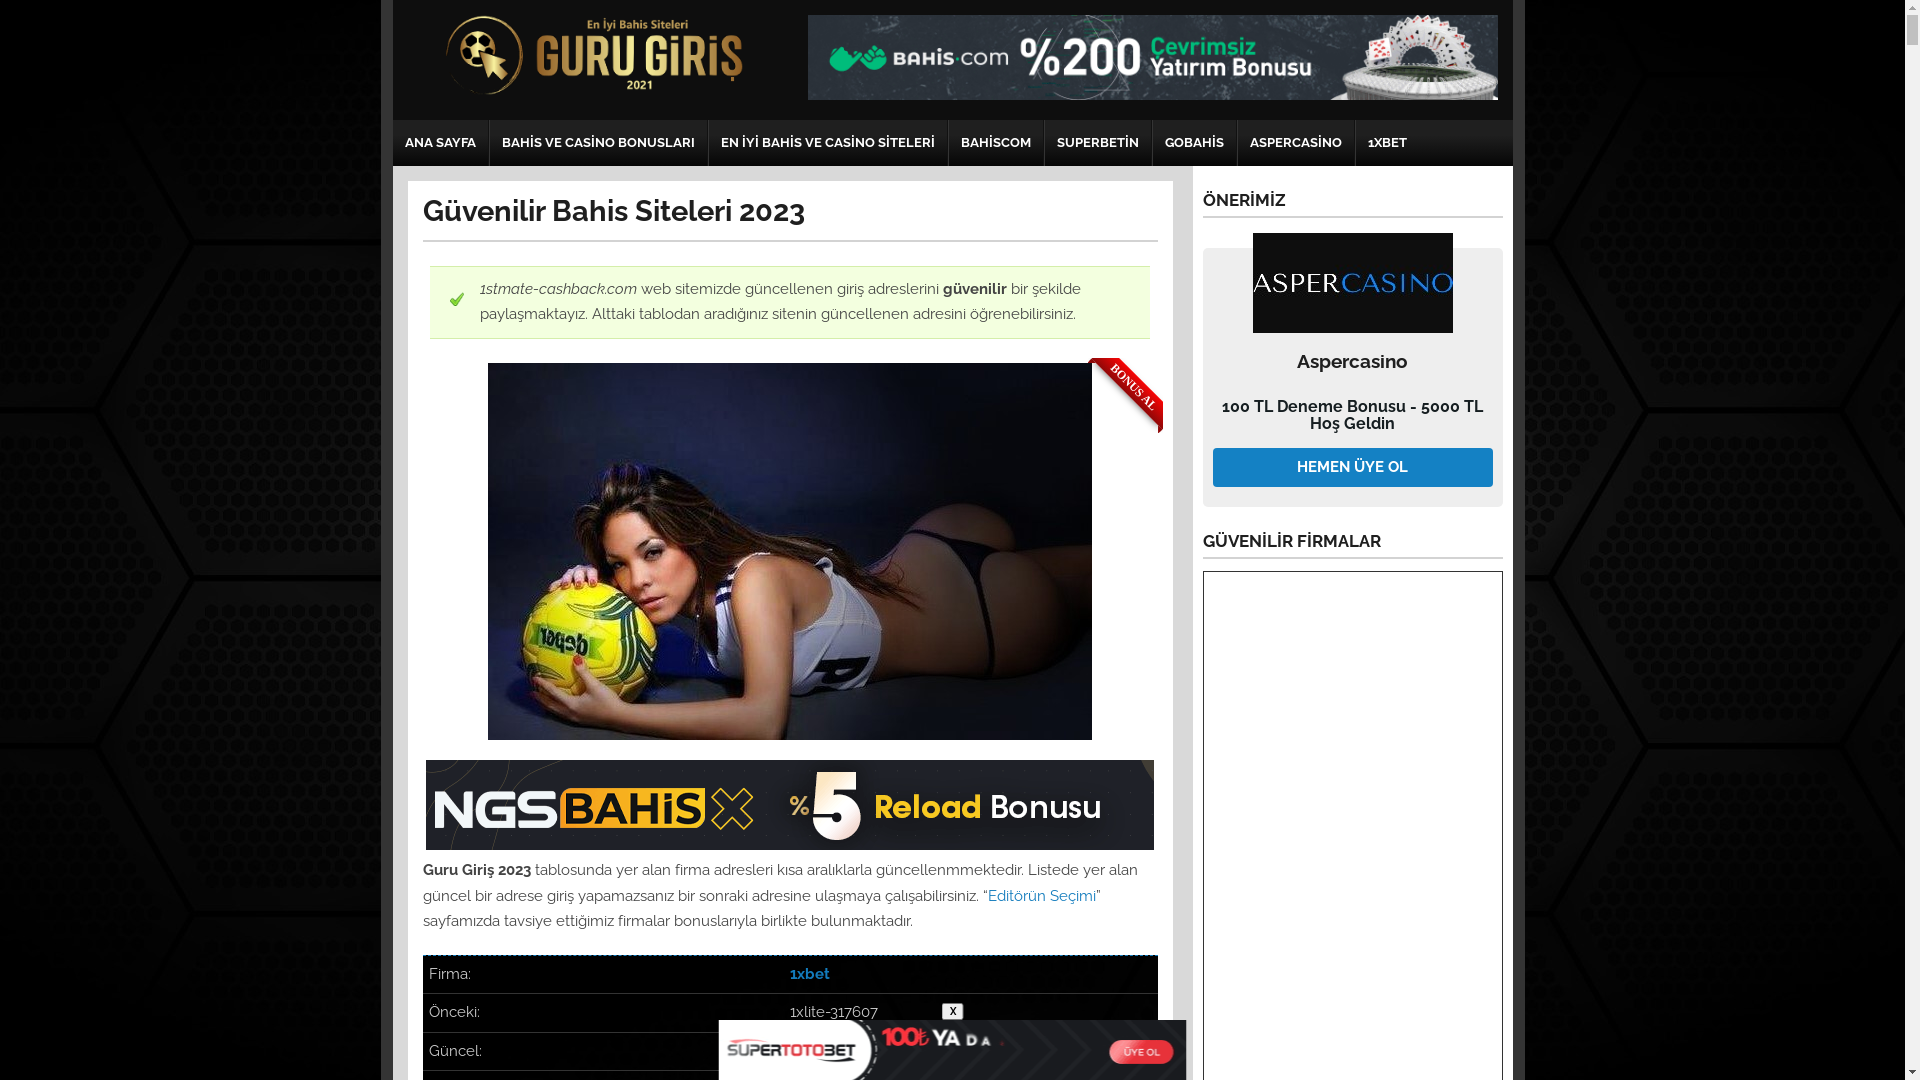 Image resolution: width=1920 pixels, height=1080 pixels. I want to click on 'BAHISCOM', so click(994, 141).